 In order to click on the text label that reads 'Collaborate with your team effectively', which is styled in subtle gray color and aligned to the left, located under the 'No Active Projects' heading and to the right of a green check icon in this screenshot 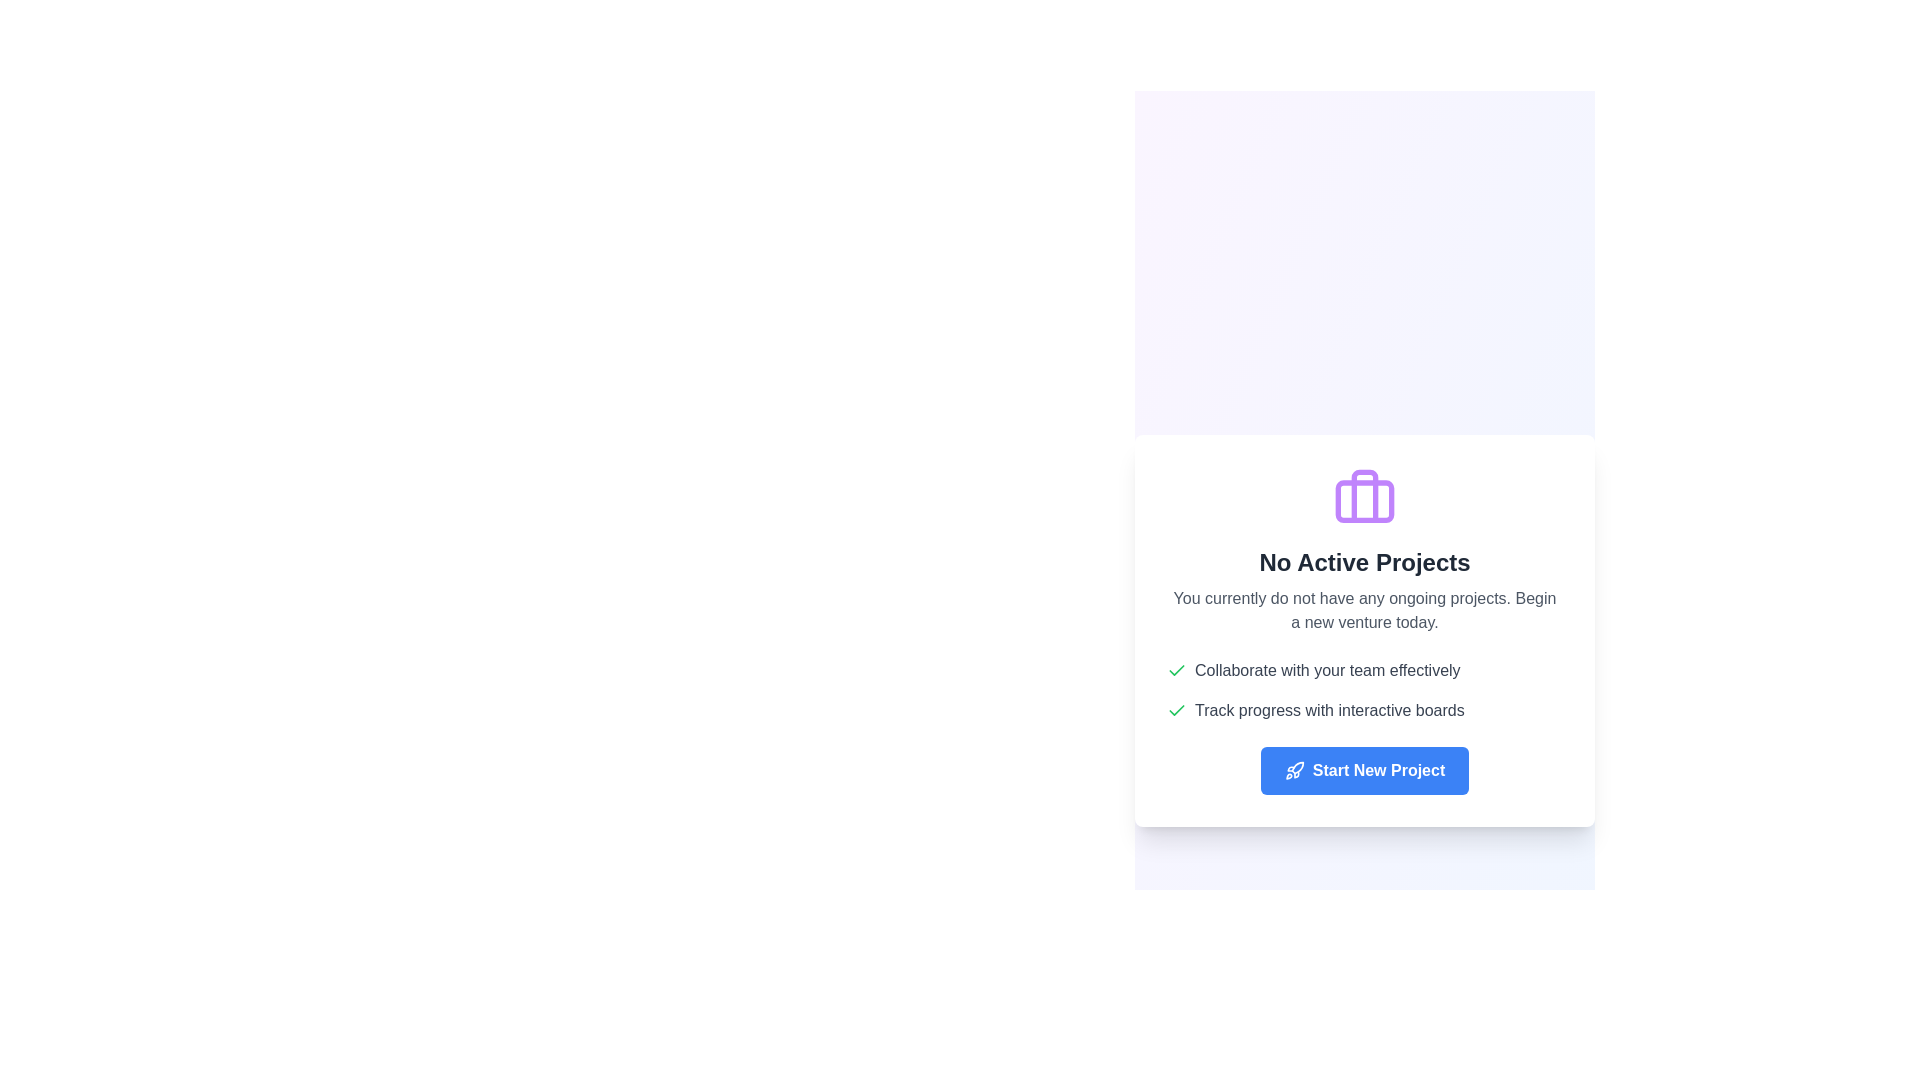, I will do `click(1327, 671)`.